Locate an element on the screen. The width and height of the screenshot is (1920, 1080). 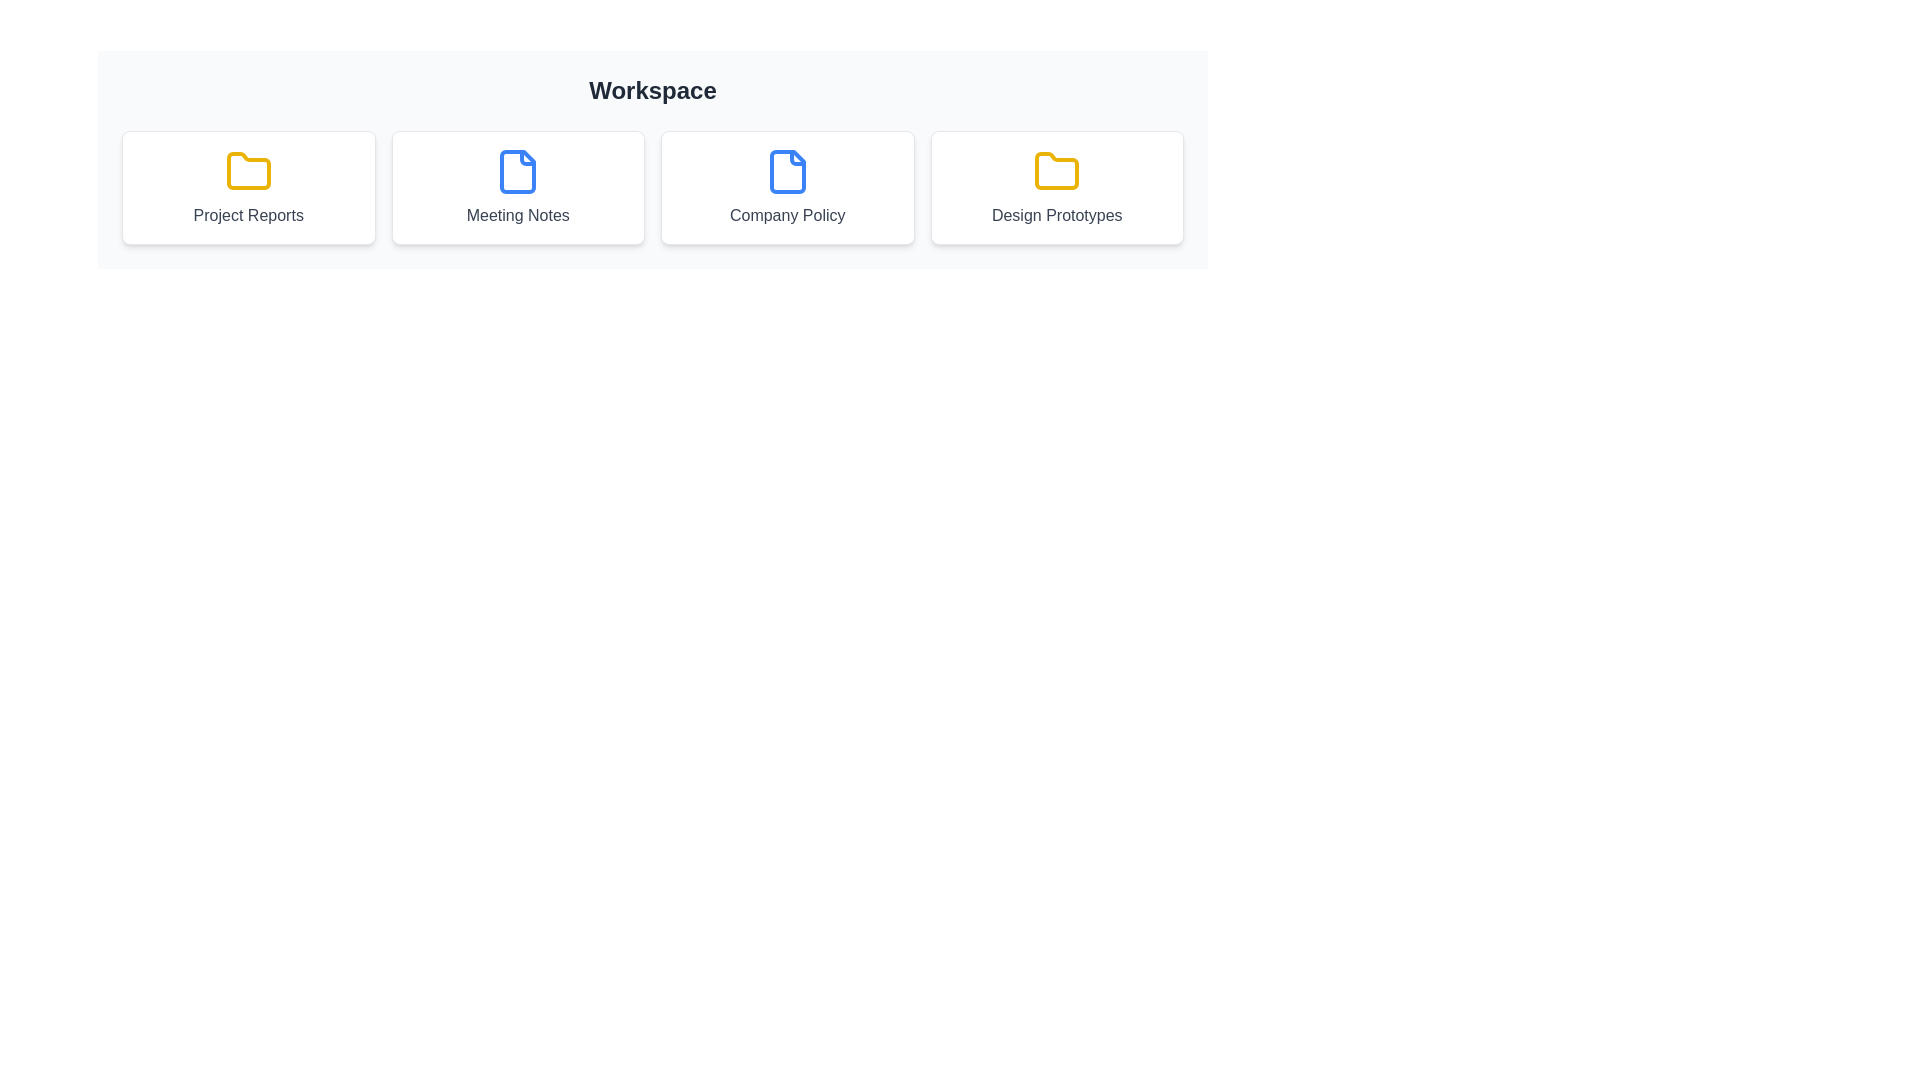
the text label reading 'Design Prototypes' styled with medium bold font and gray color, located beneath a yellow folder icon on the highlighted card in the right-most column is located at coordinates (1056, 216).